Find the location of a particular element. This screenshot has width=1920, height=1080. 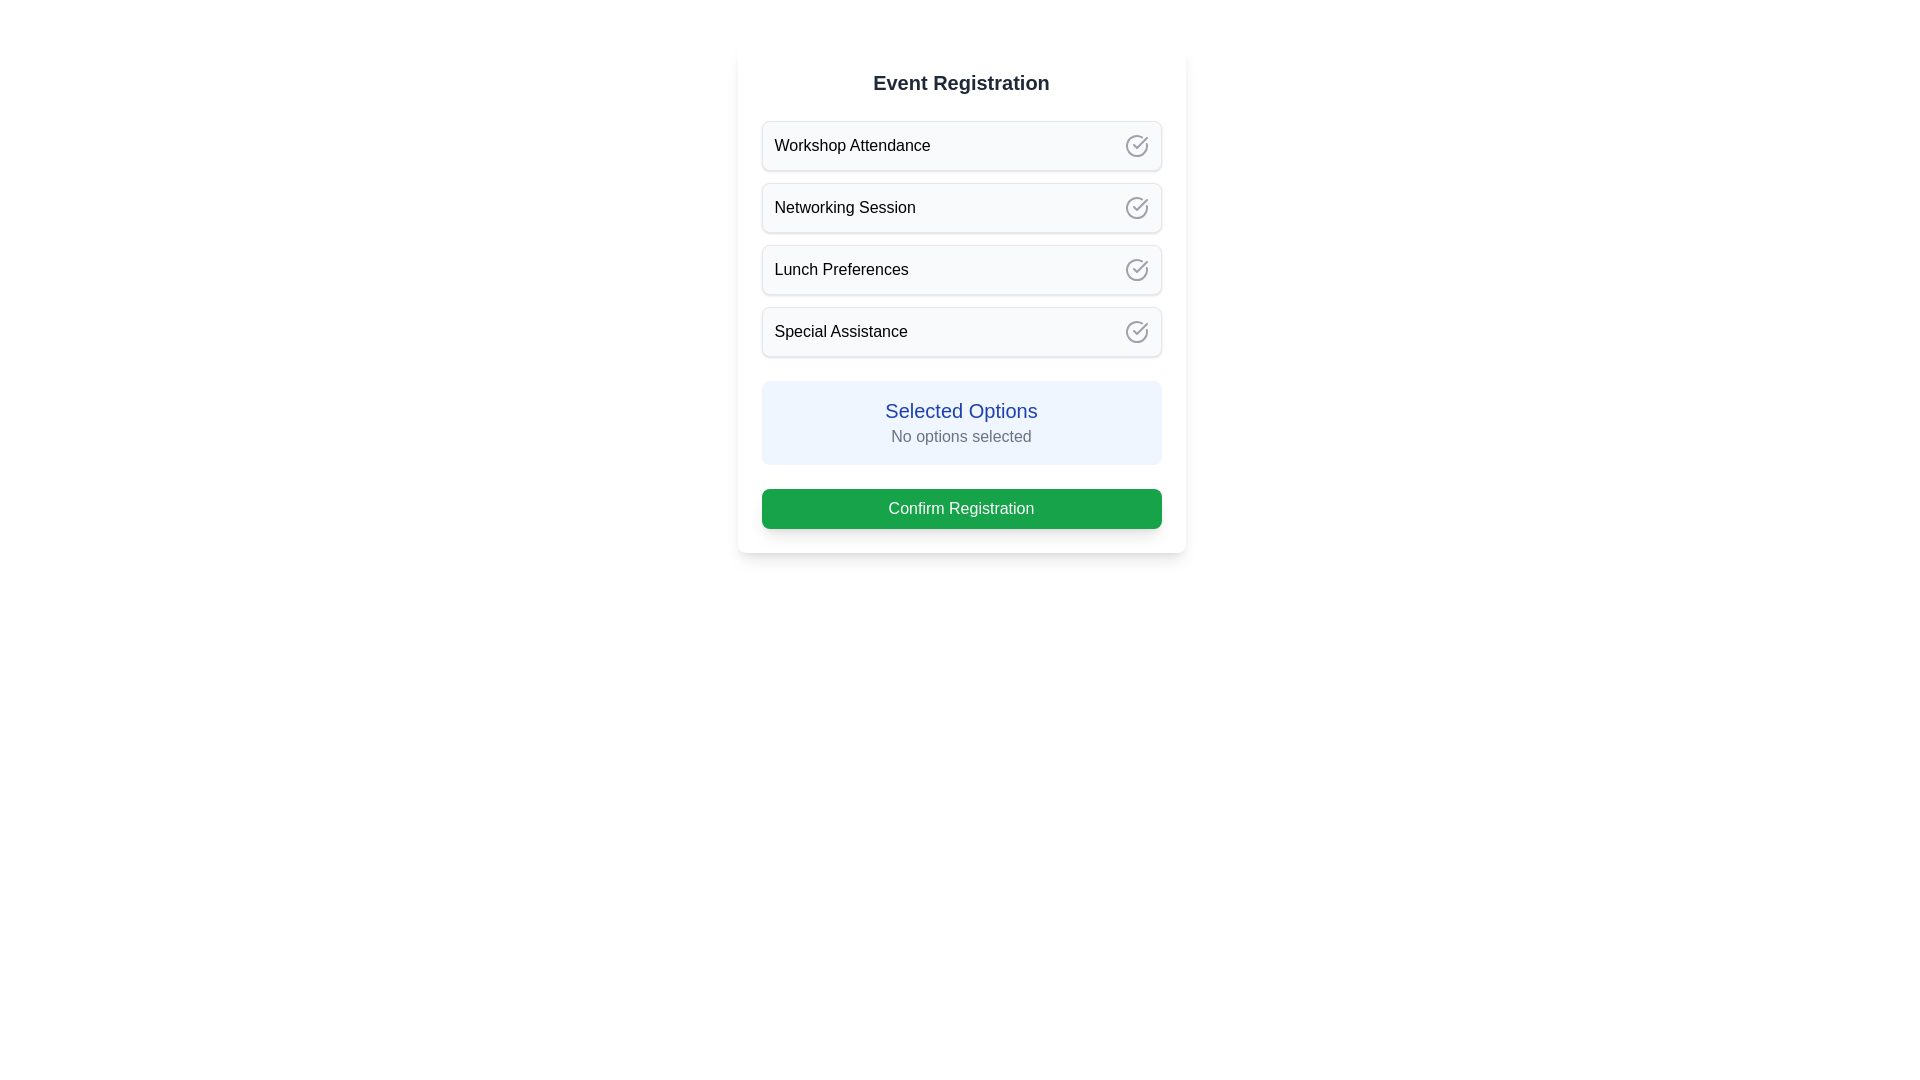

the Checkbox icon adjacent to the 'Workshop Attendance' label is located at coordinates (1136, 145).